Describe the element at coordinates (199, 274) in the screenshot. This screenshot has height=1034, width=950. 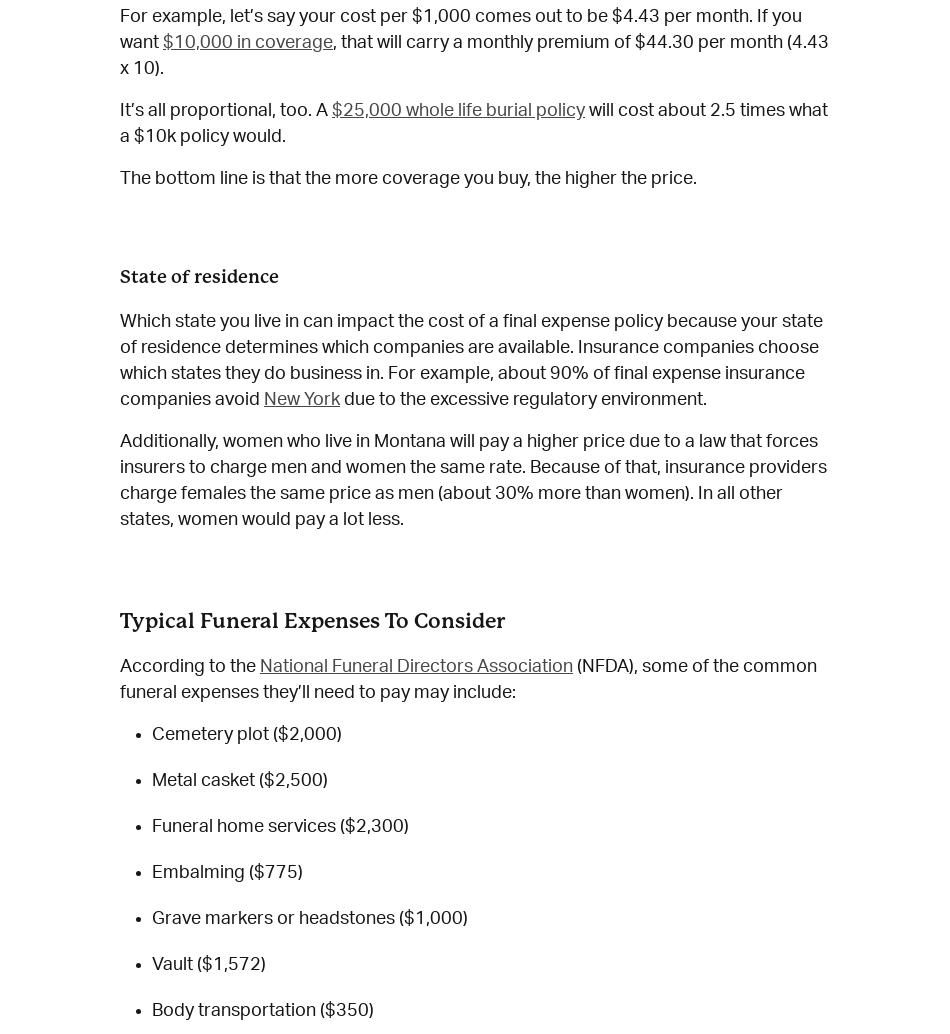
I see `'State of residence'` at that location.